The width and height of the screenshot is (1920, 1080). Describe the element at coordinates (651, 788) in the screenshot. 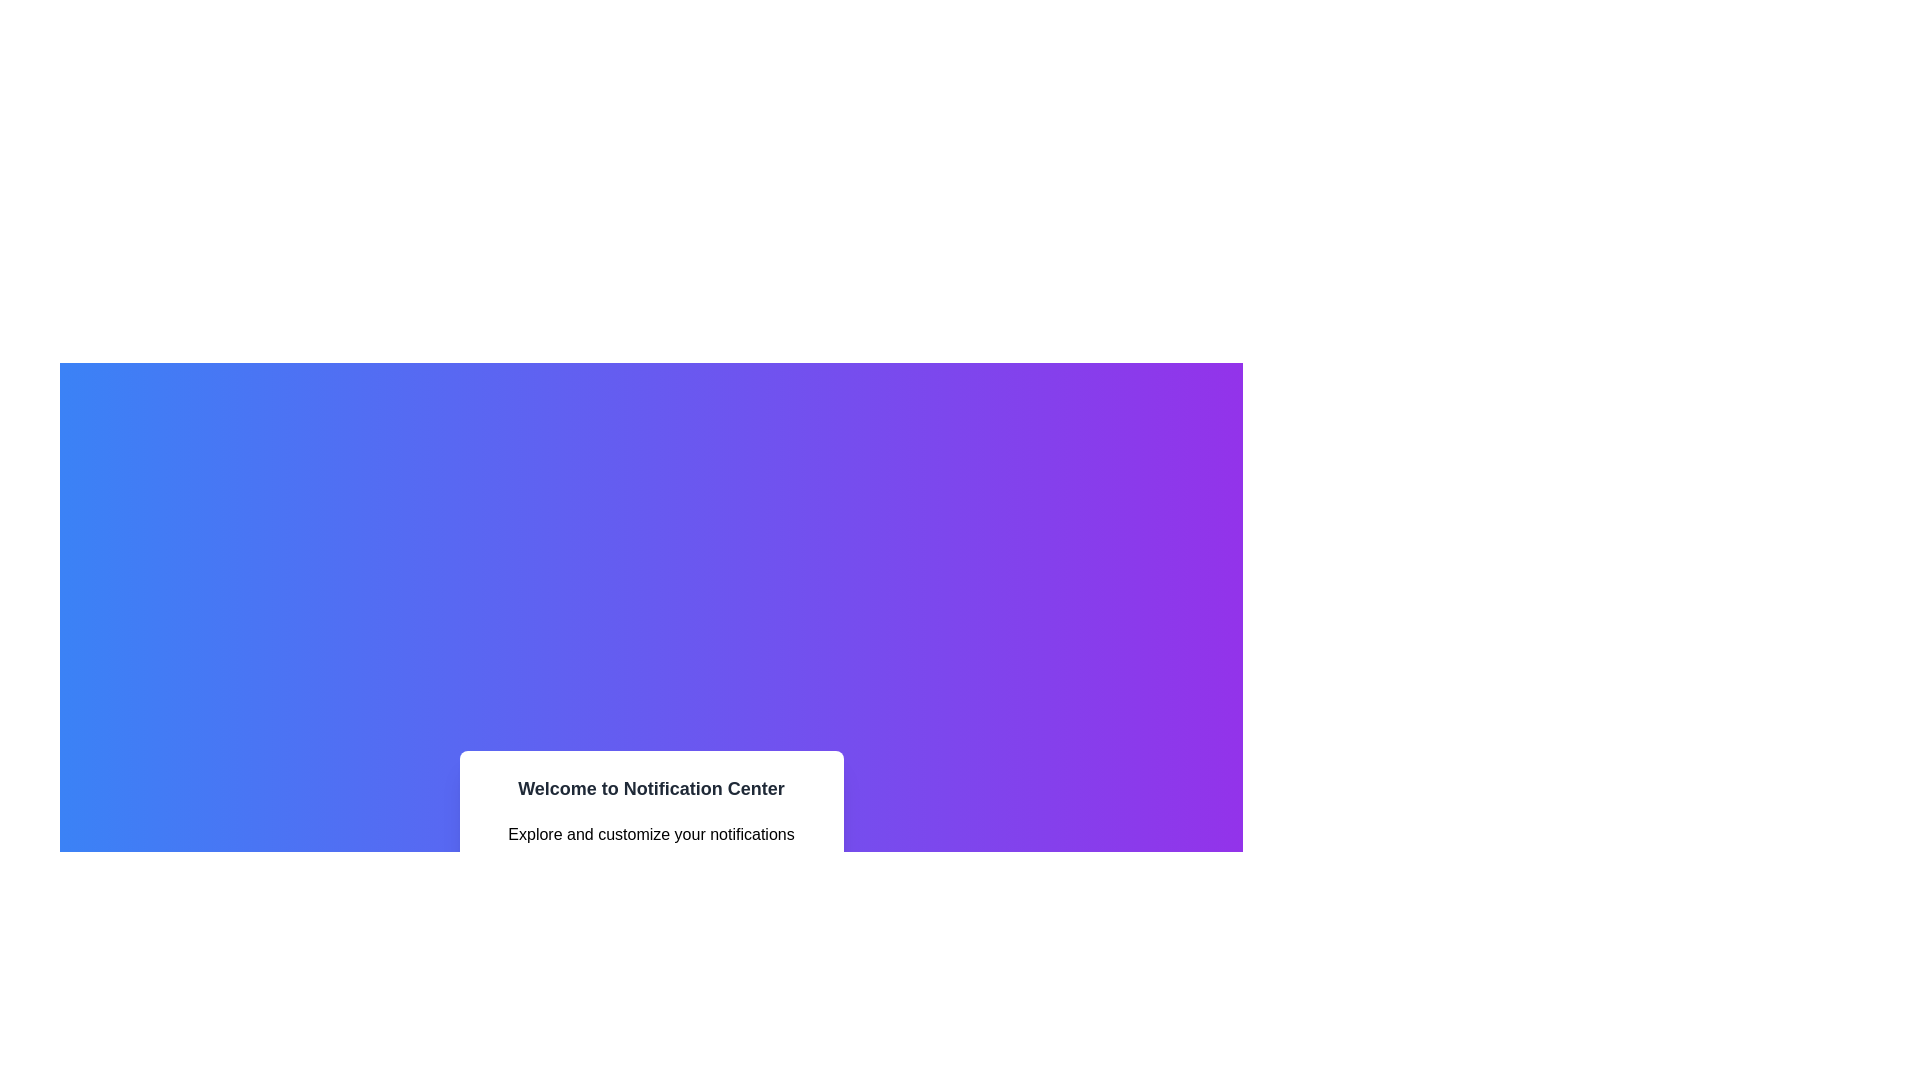

I see `the Text header that serves as a headline for the notification center interface, located above the text 'Explore and customize your notifications efficiently.'` at that location.